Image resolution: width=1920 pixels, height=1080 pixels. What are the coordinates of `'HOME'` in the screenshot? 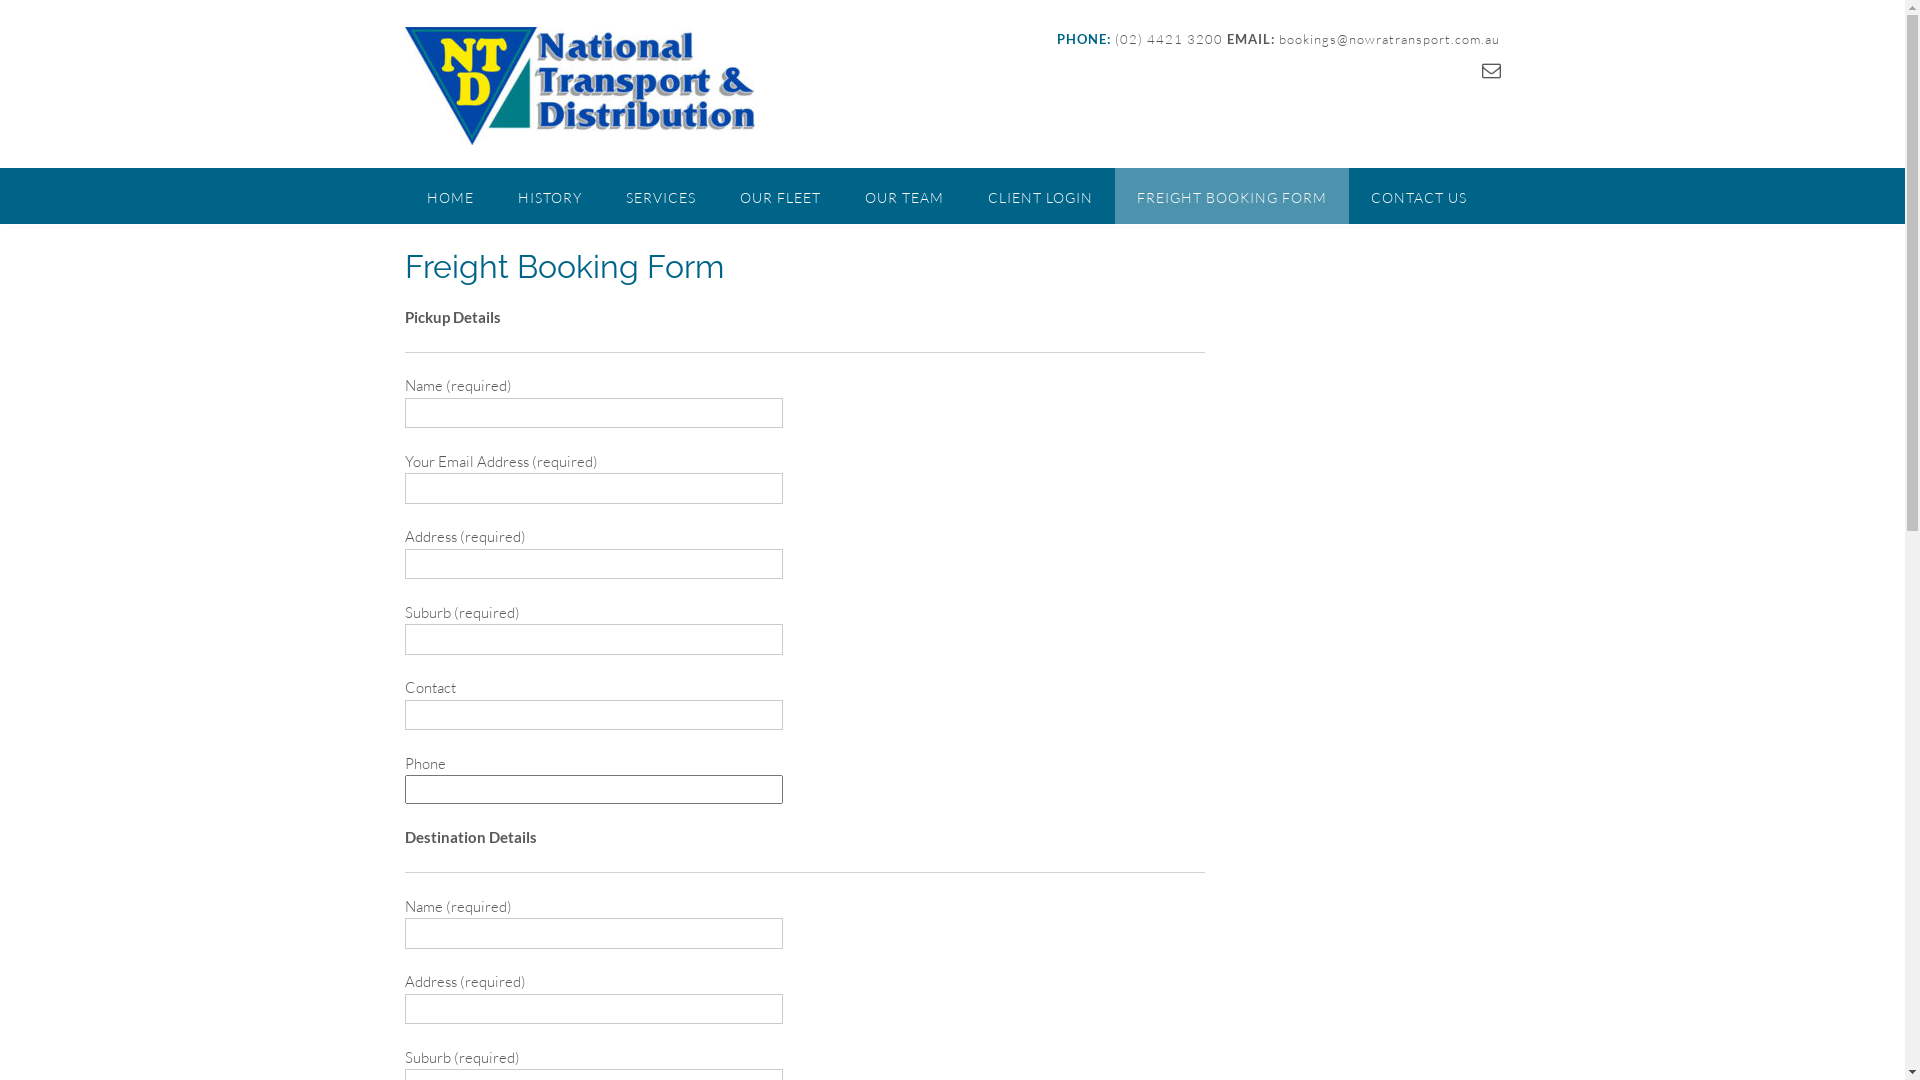 It's located at (402, 196).